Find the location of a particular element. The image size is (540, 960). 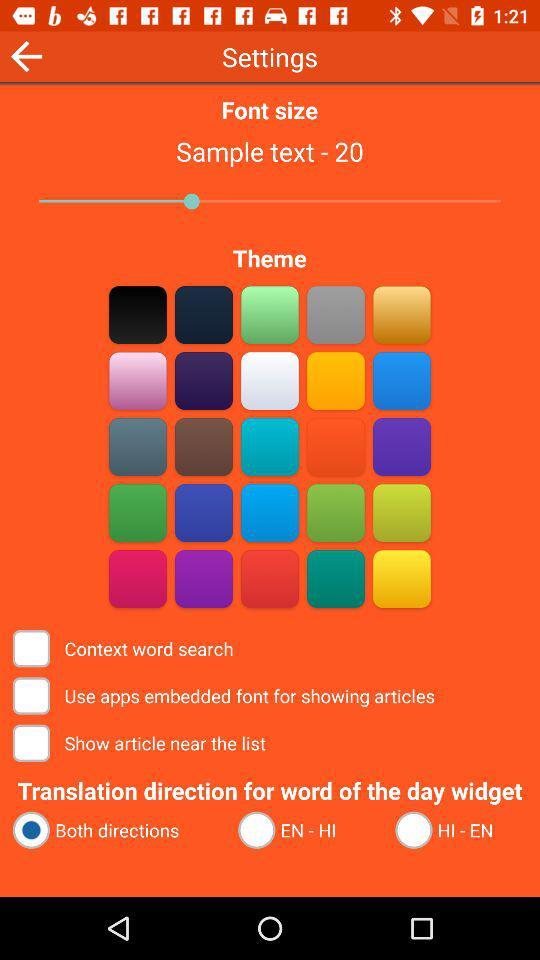

orange option is located at coordinates (335, 446).